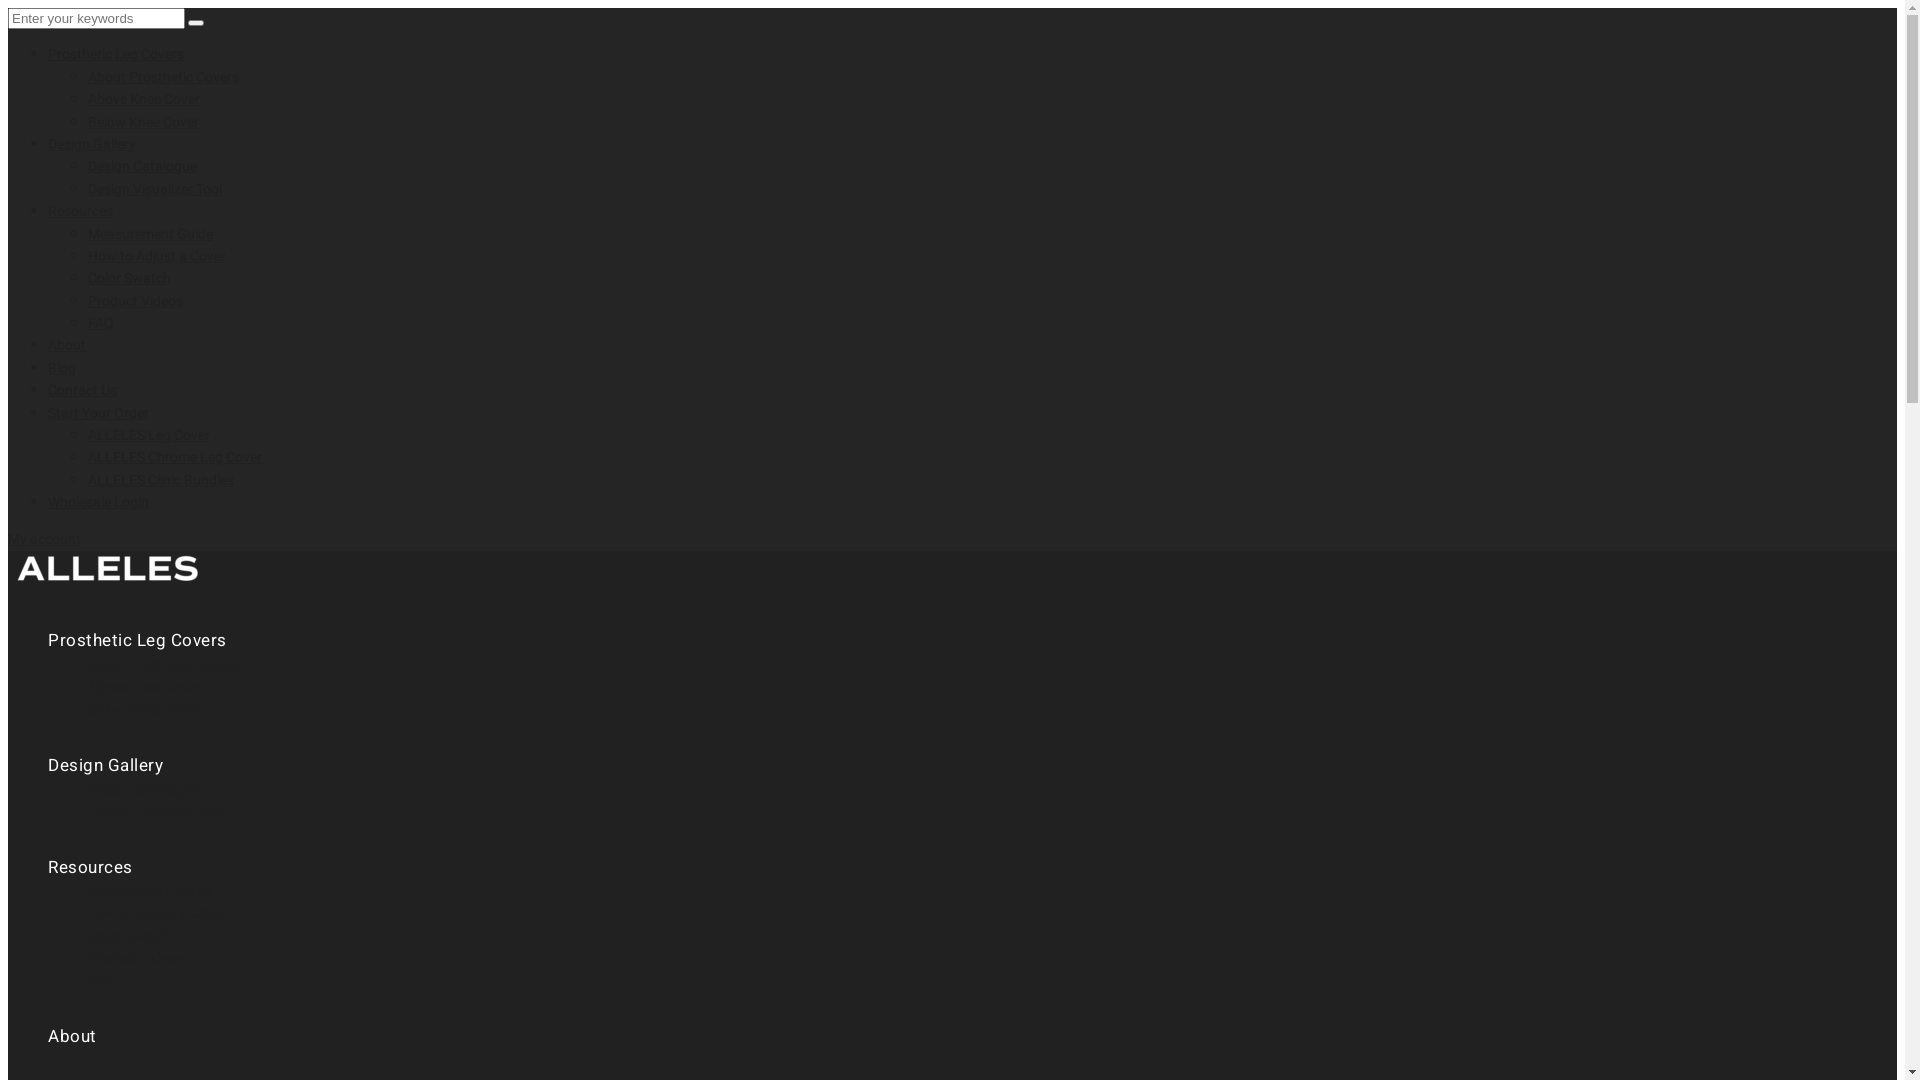 The width and height of the screenshot is (1920, 1080). Describe the element at coordinates (147, 434) in the screenshot. I see `'ALLELES Leg Cover'` at that location.